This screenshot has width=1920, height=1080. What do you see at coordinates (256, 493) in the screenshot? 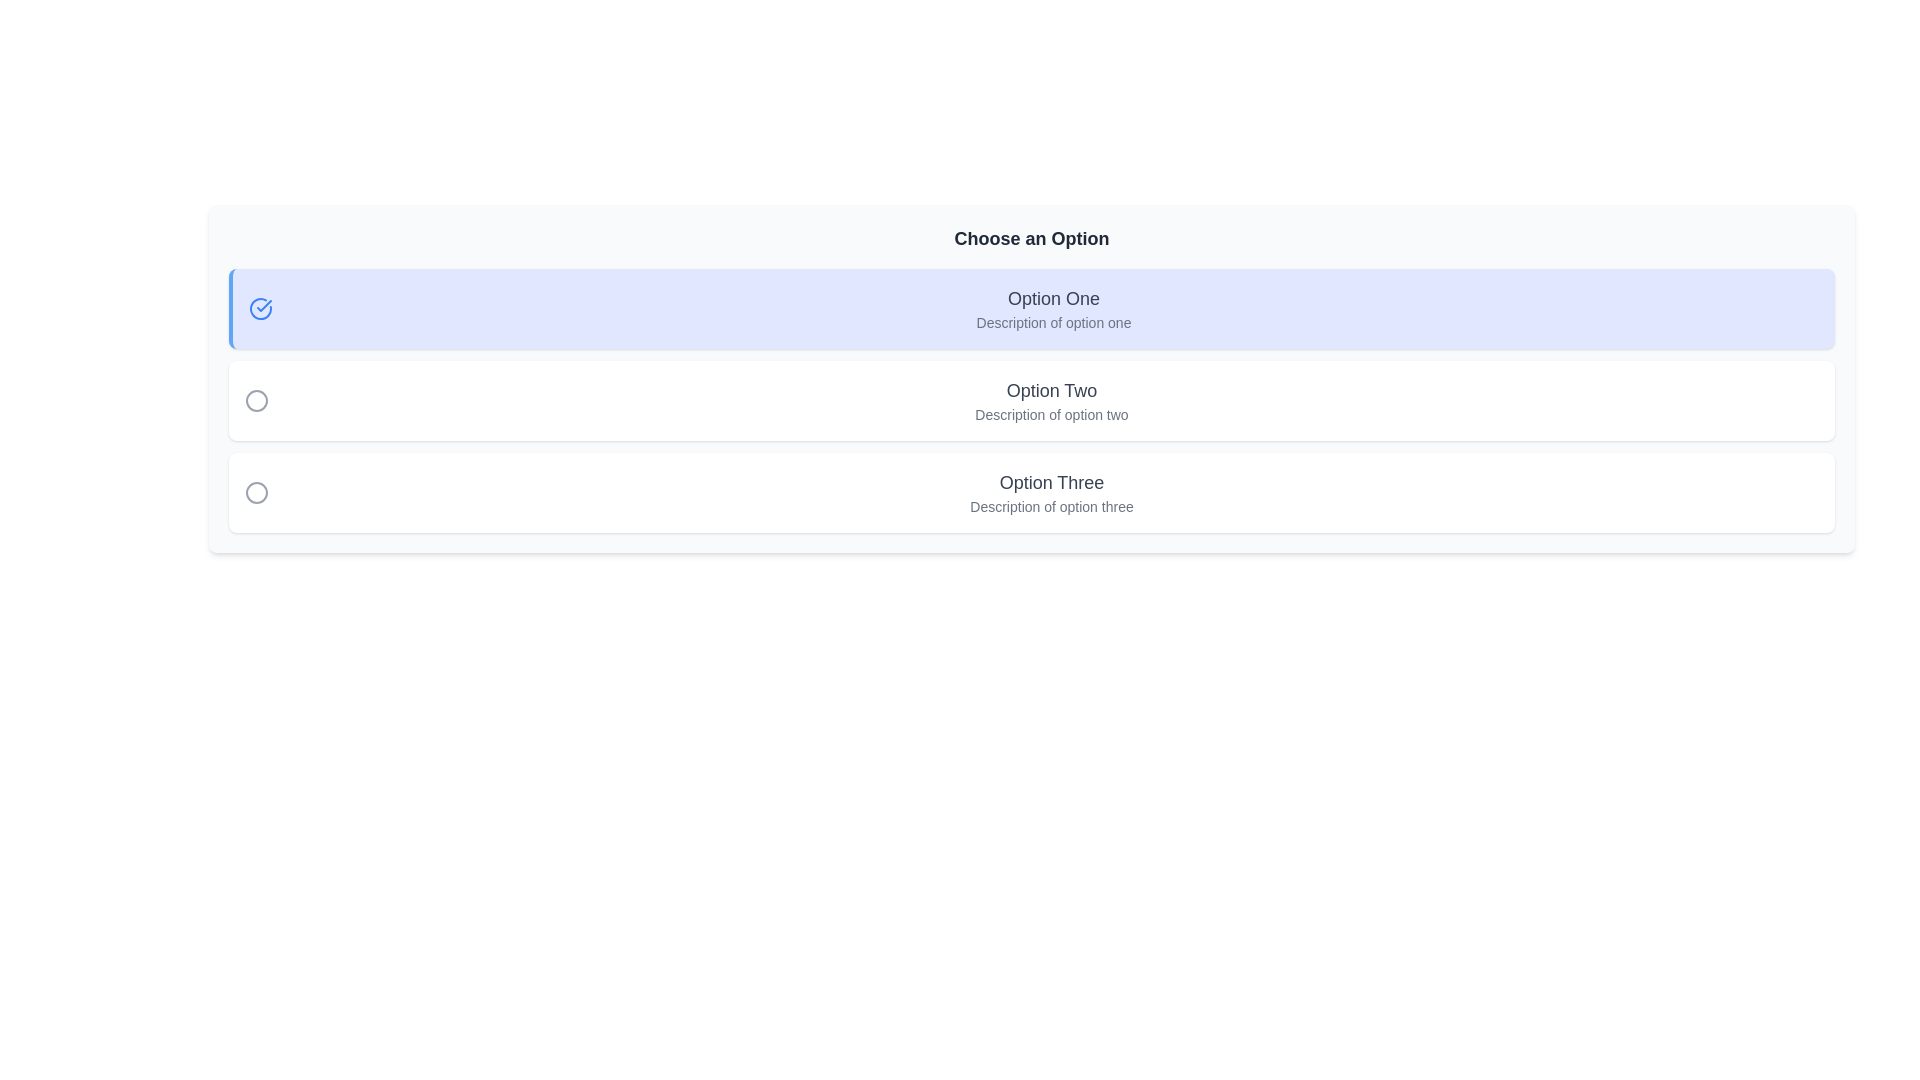
I see `the inner part of the circular icon next to the 'Option Three' selection row, which is visually represented as a stroked circle and located in the bottom section of the list` at bounding box center [256, 493].